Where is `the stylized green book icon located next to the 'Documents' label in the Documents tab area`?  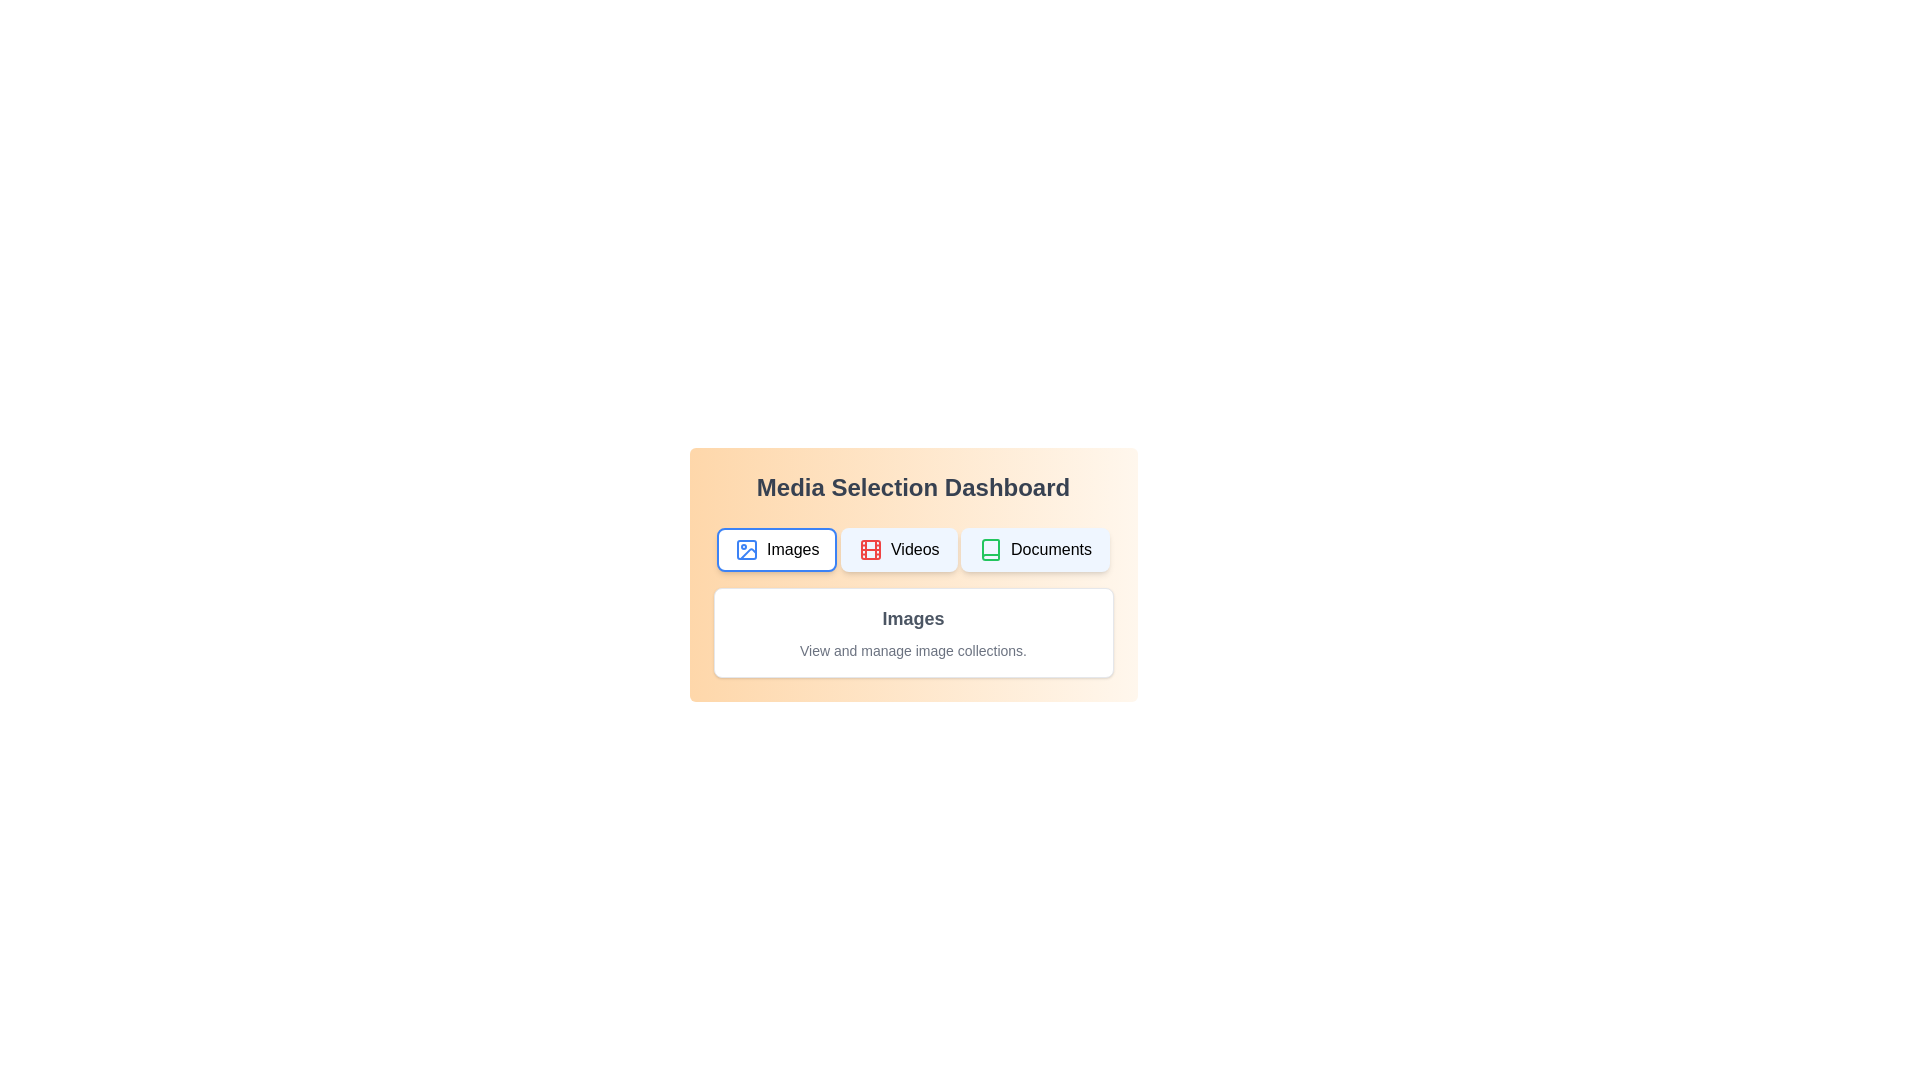
the stylized green book icon located next to the 'Documents' label in the Documents tab area is located at coordinates (991, 550).